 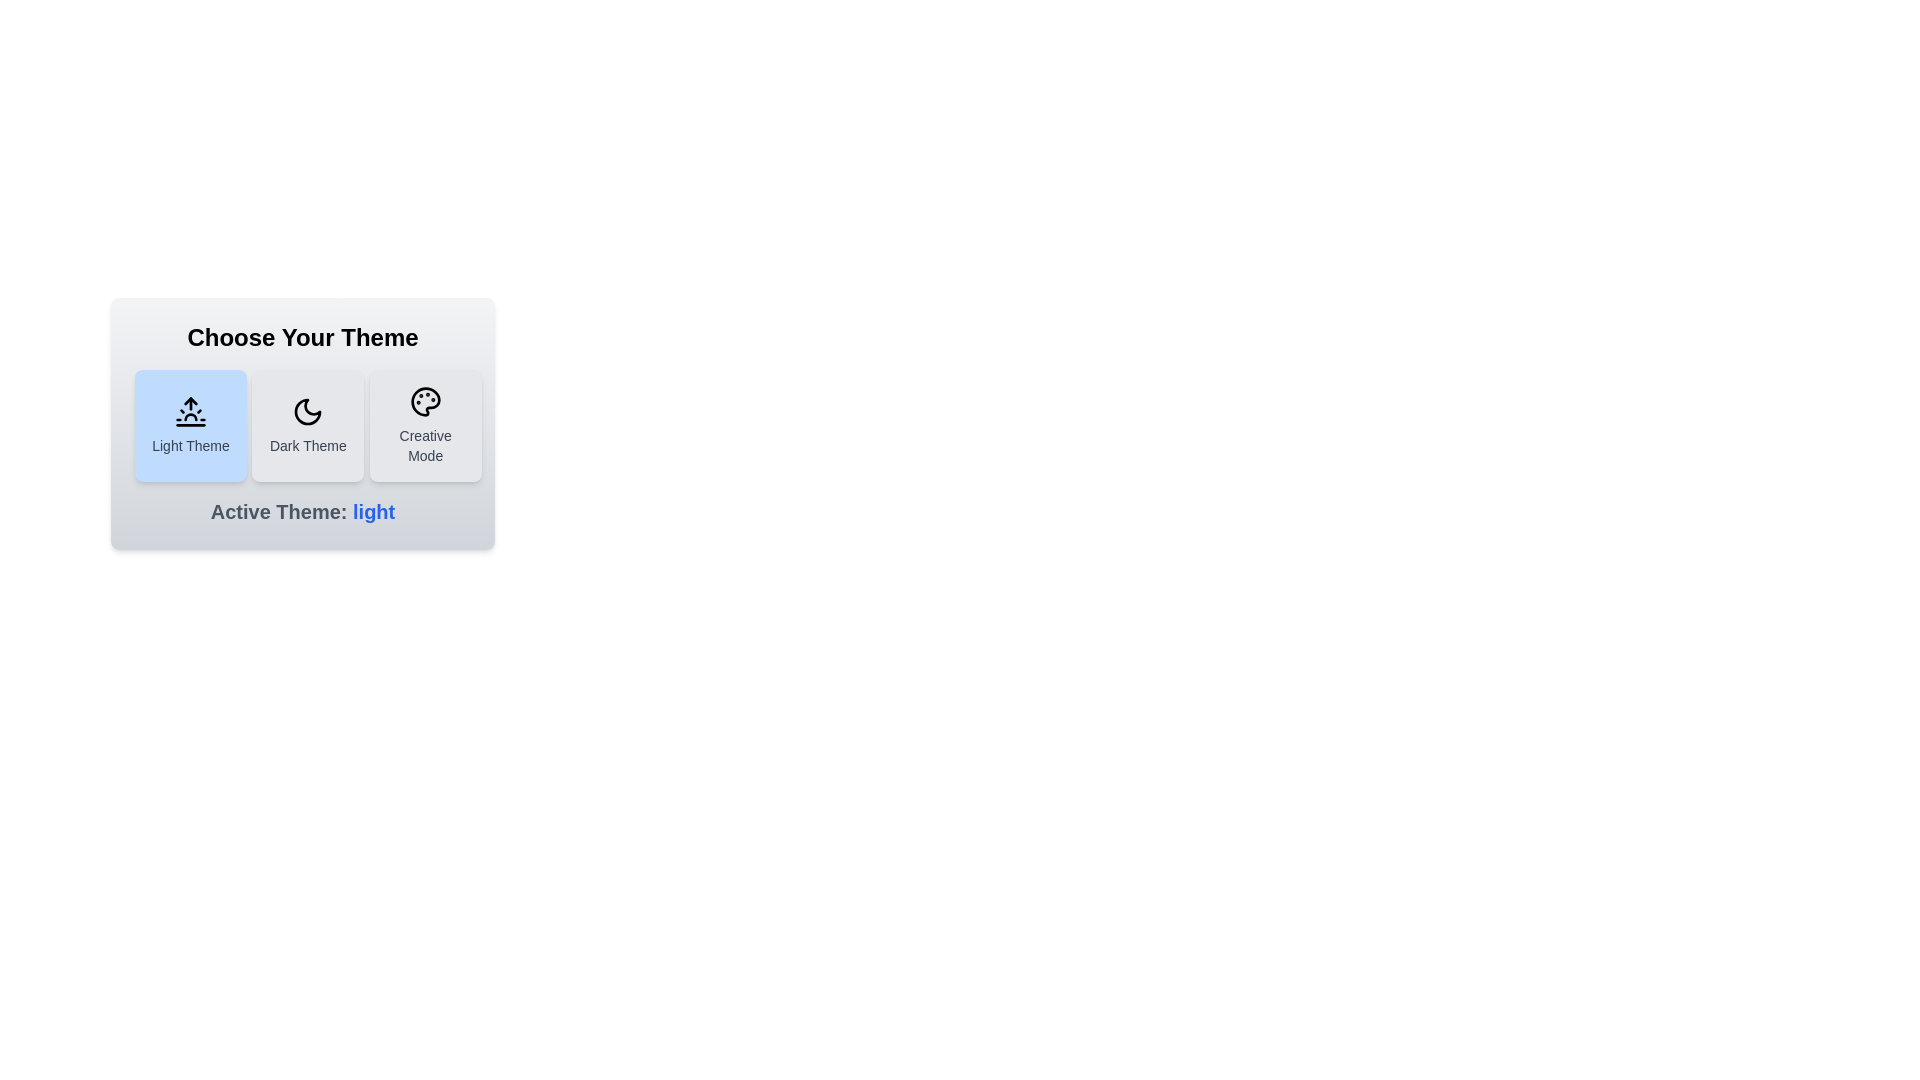 I want to click on the Dark Theme button to observe its visual effect, so click(x=306, y=424).